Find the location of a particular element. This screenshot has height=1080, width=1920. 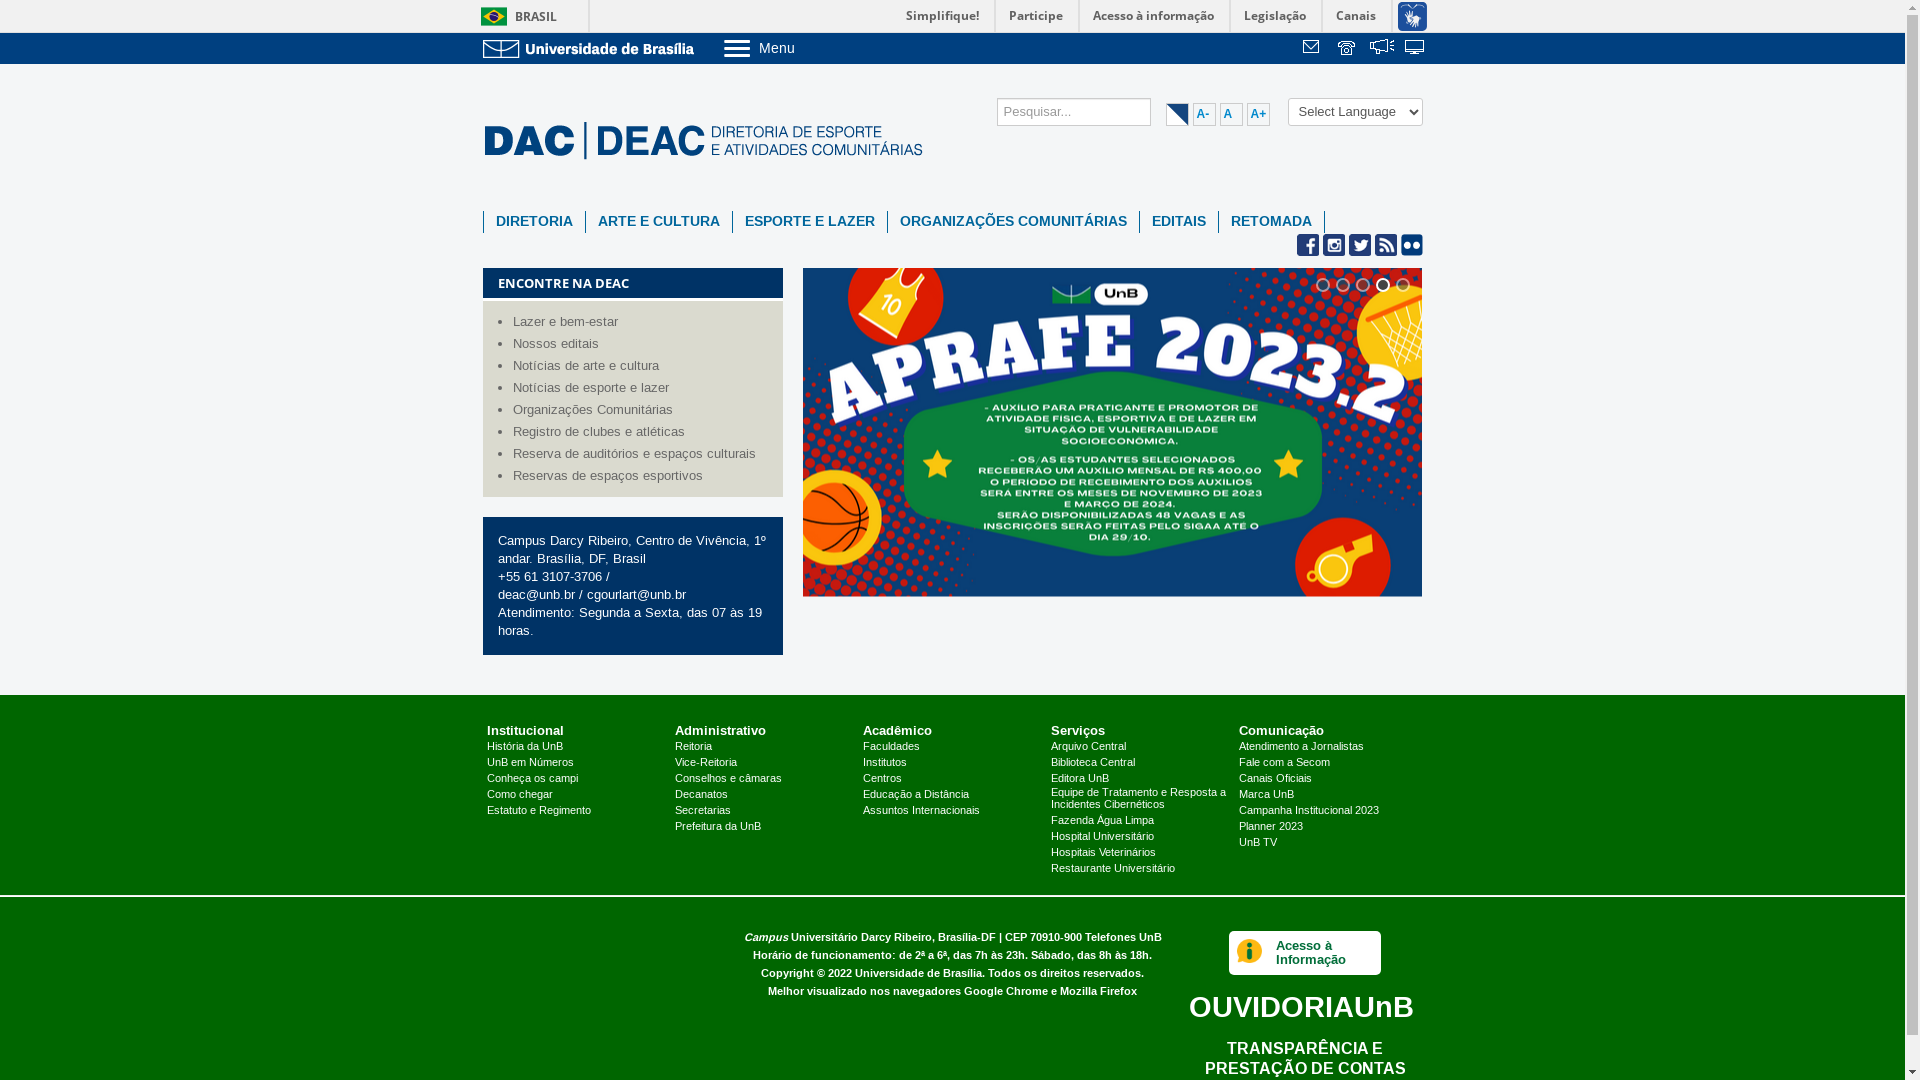

'Sistemas' is located at coordinates (1402, 48).